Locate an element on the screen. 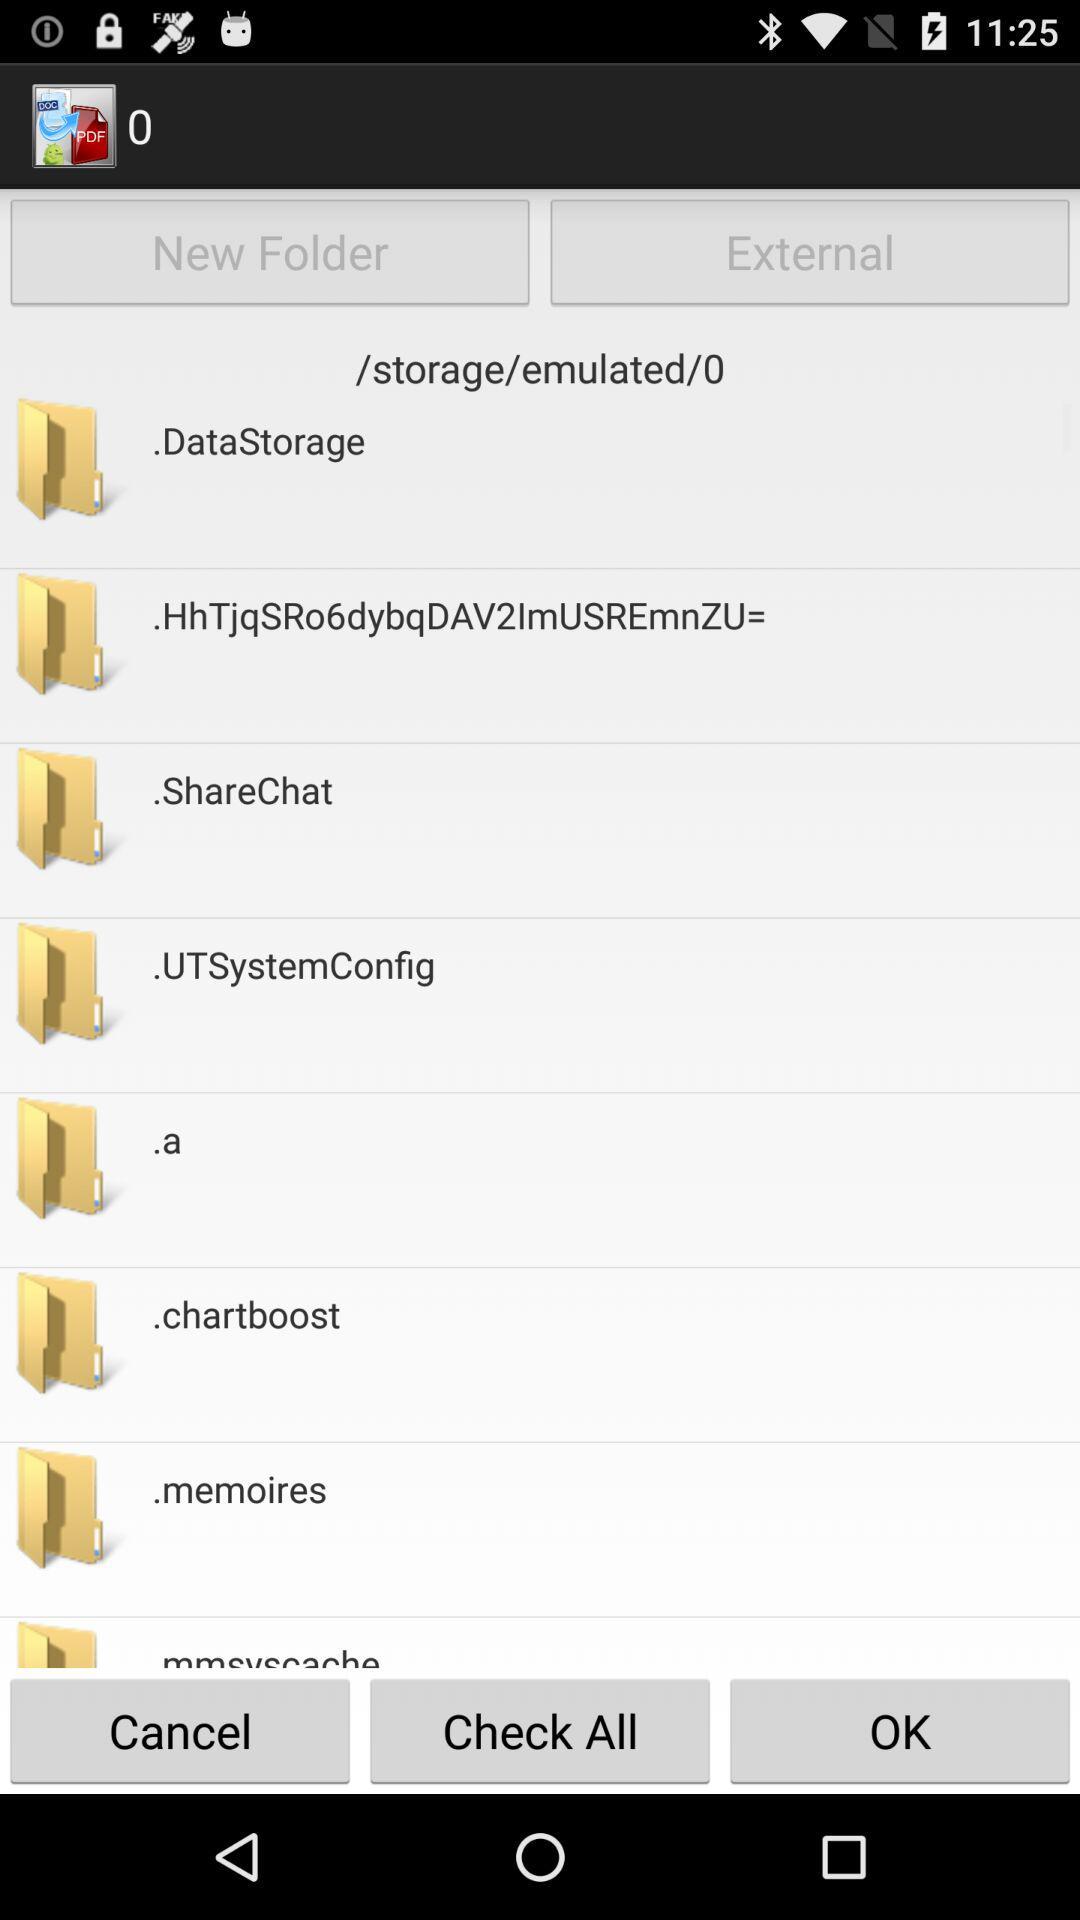  the button to the right of new folder icon is located at coordinates (810, 251).